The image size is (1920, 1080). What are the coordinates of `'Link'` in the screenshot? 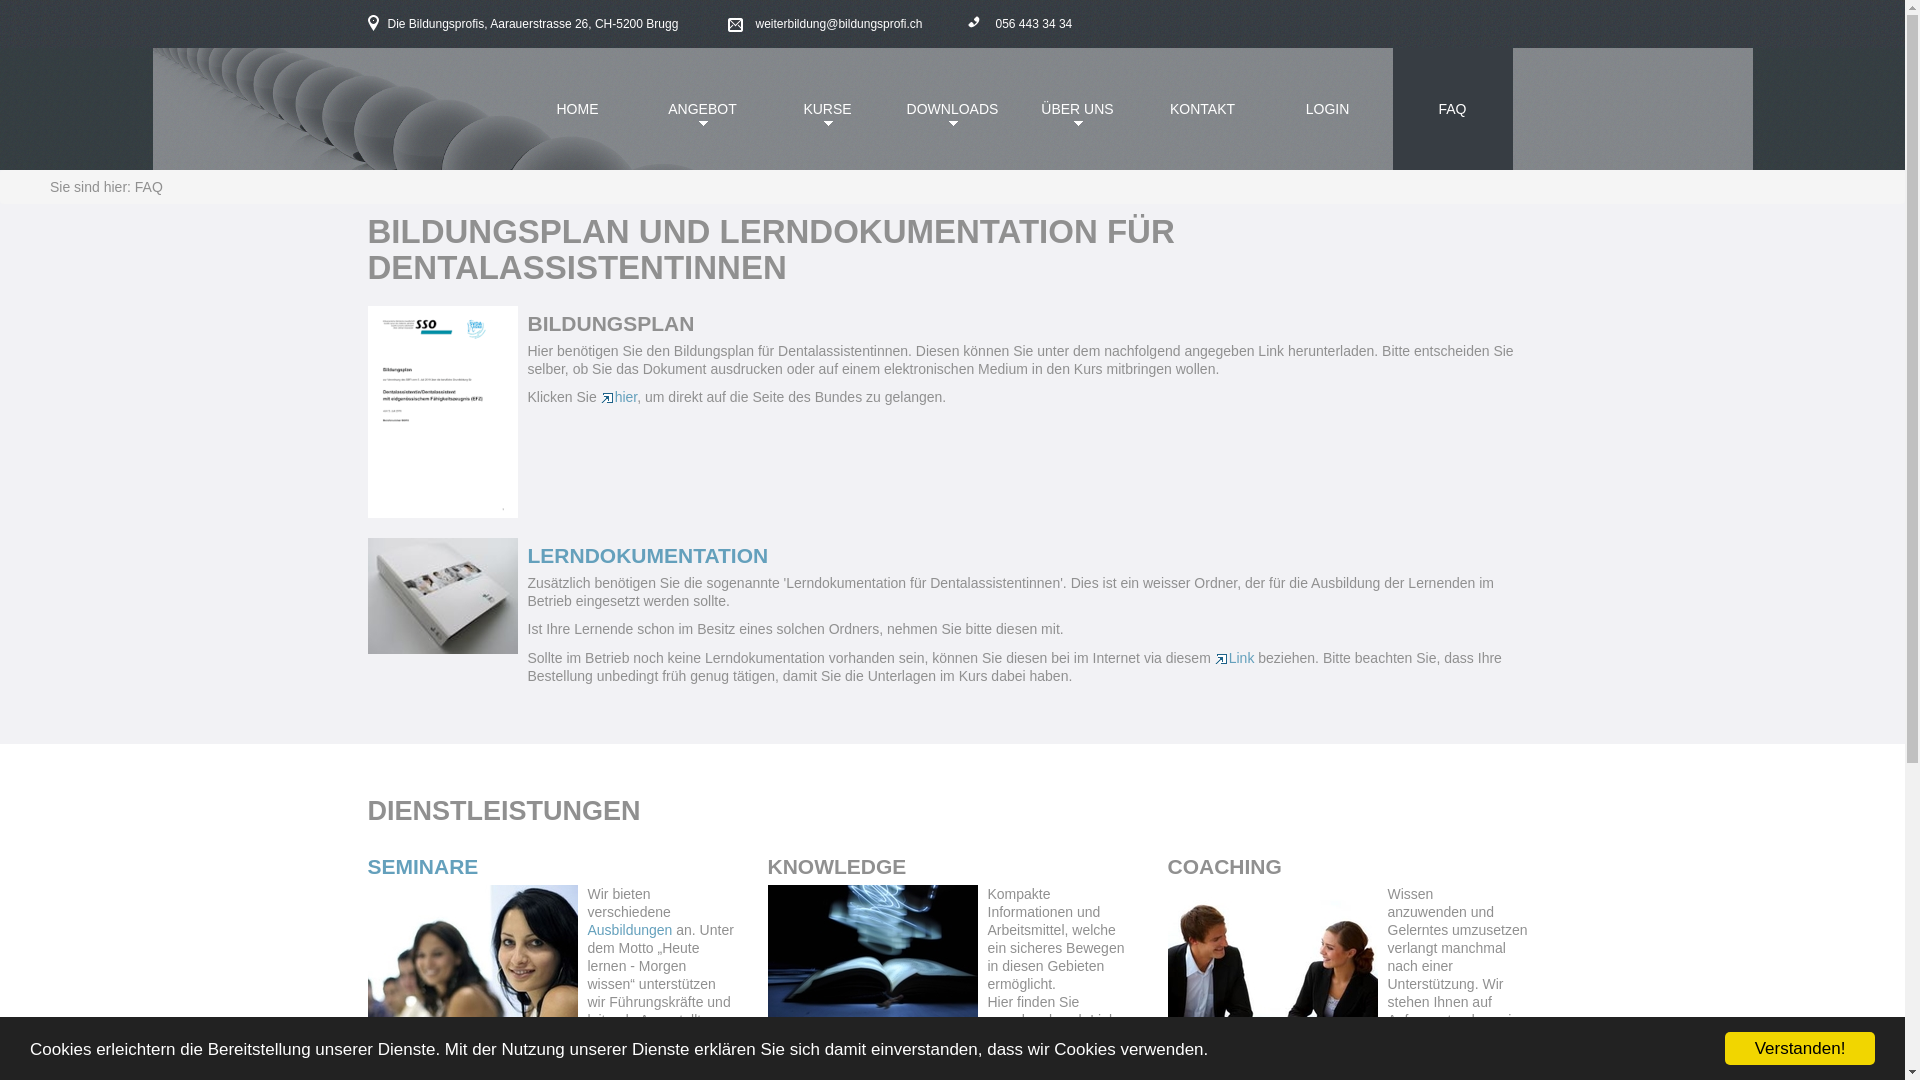 It's located at (1213, 658).